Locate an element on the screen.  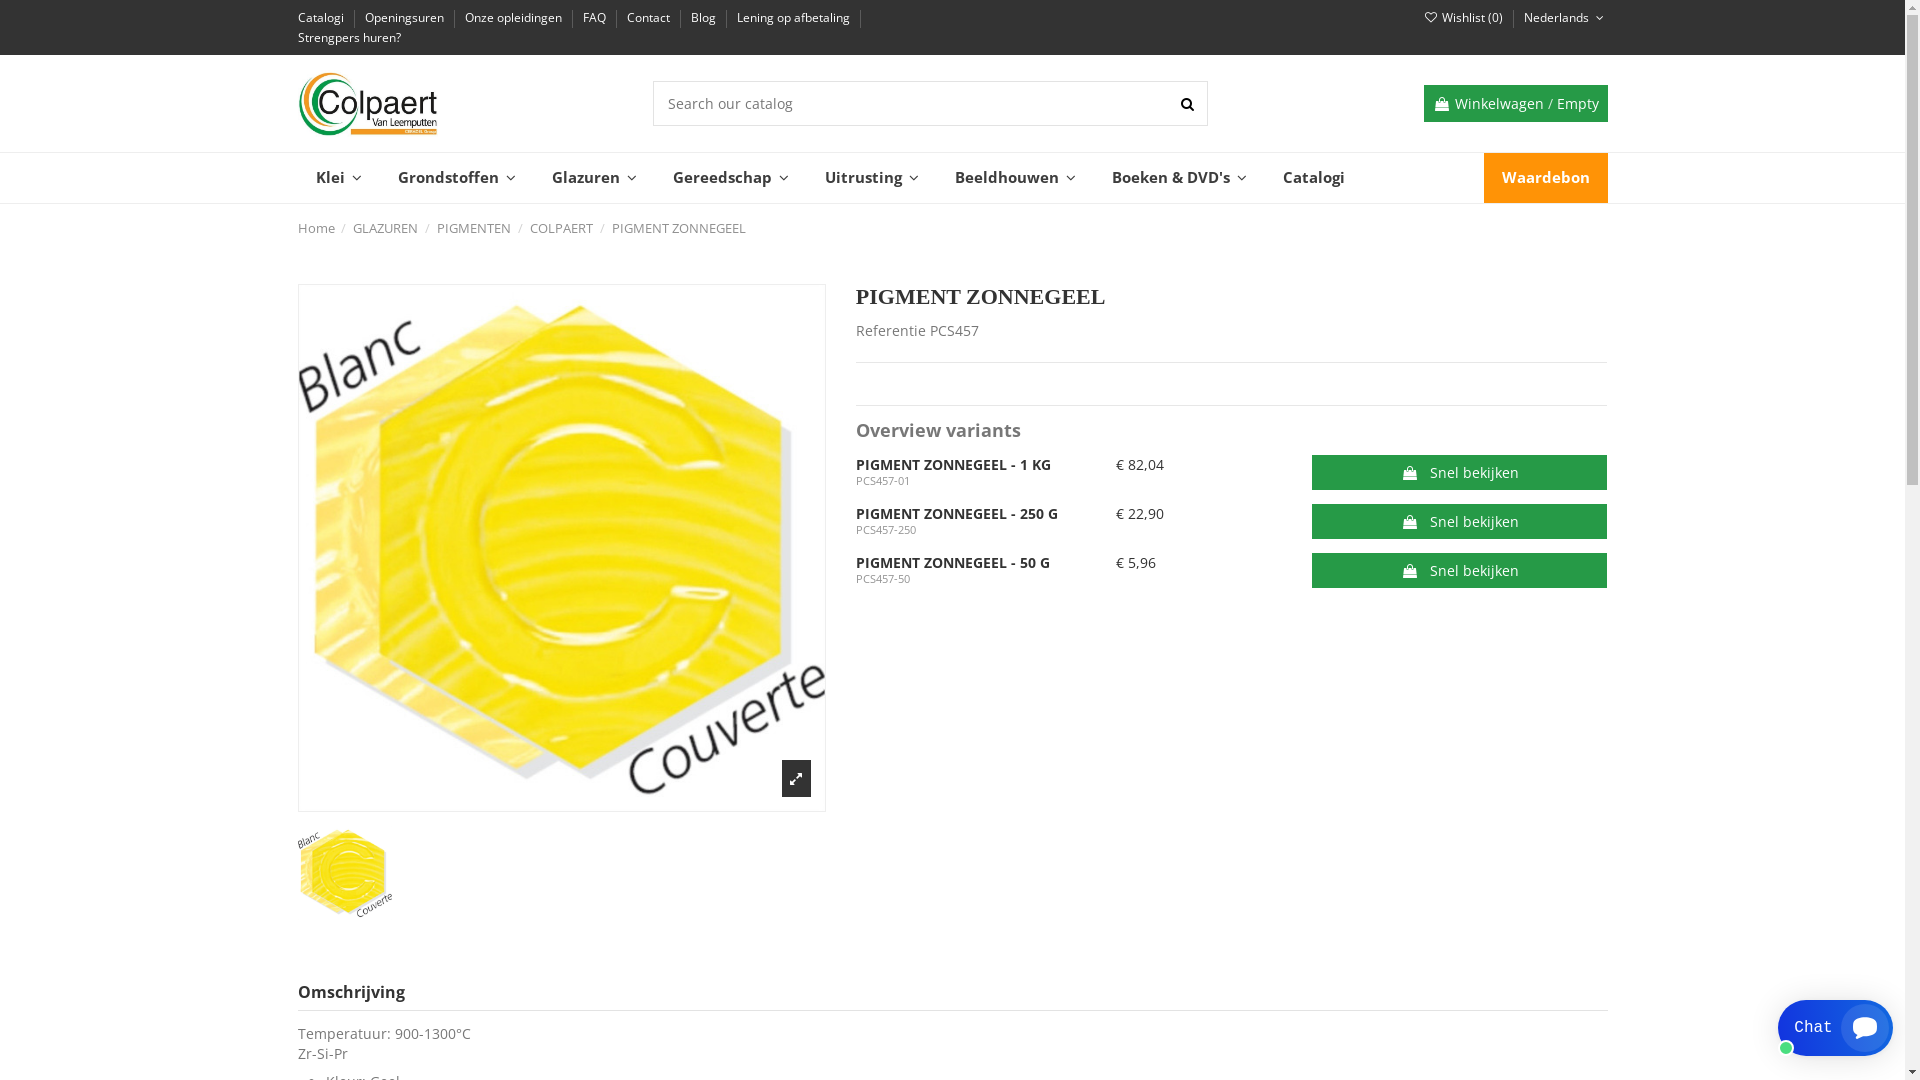
'Blog' is located at coordinates (704, 17).